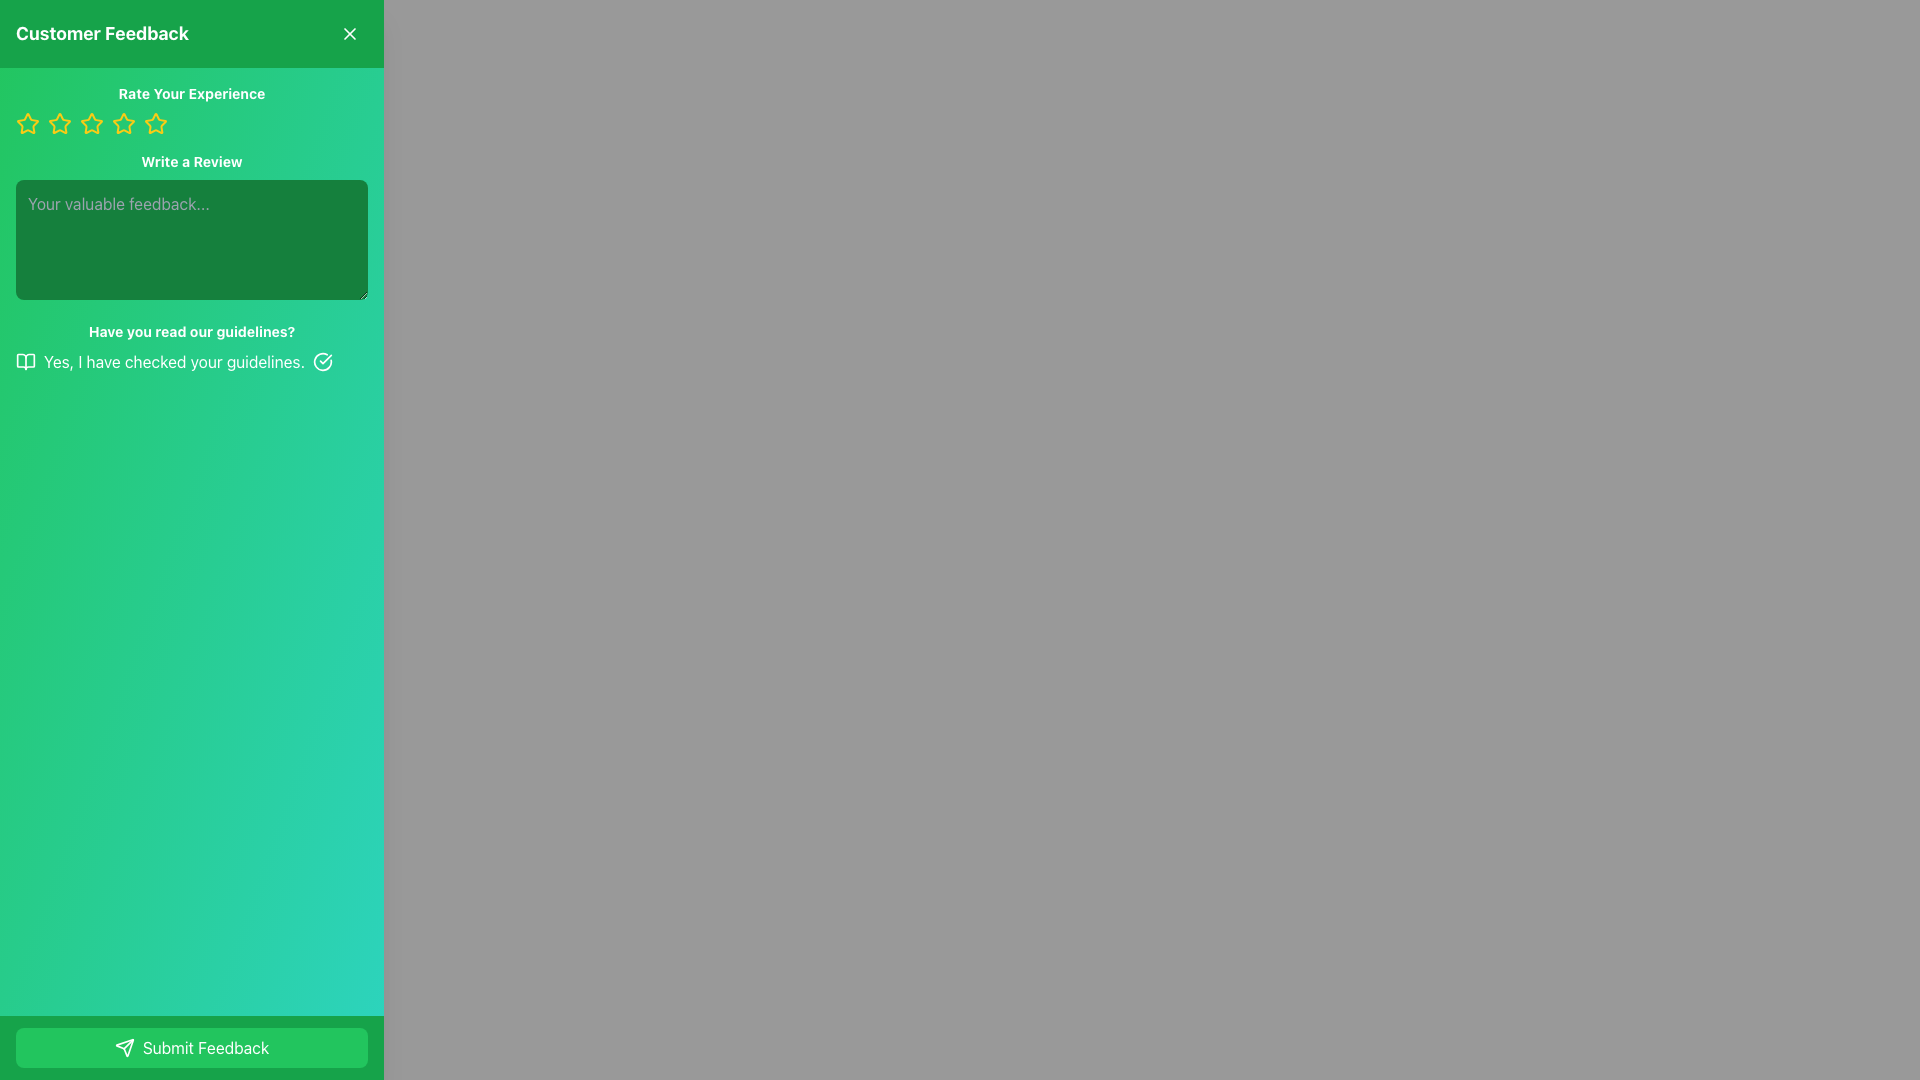 This screenshot has height=1080, width=1920. I want to click on the 'Rate Your Experience' label, which is a bold white heading on a green background, positioned at the top of the feedback form above the star rating icons, so click(192, 93).